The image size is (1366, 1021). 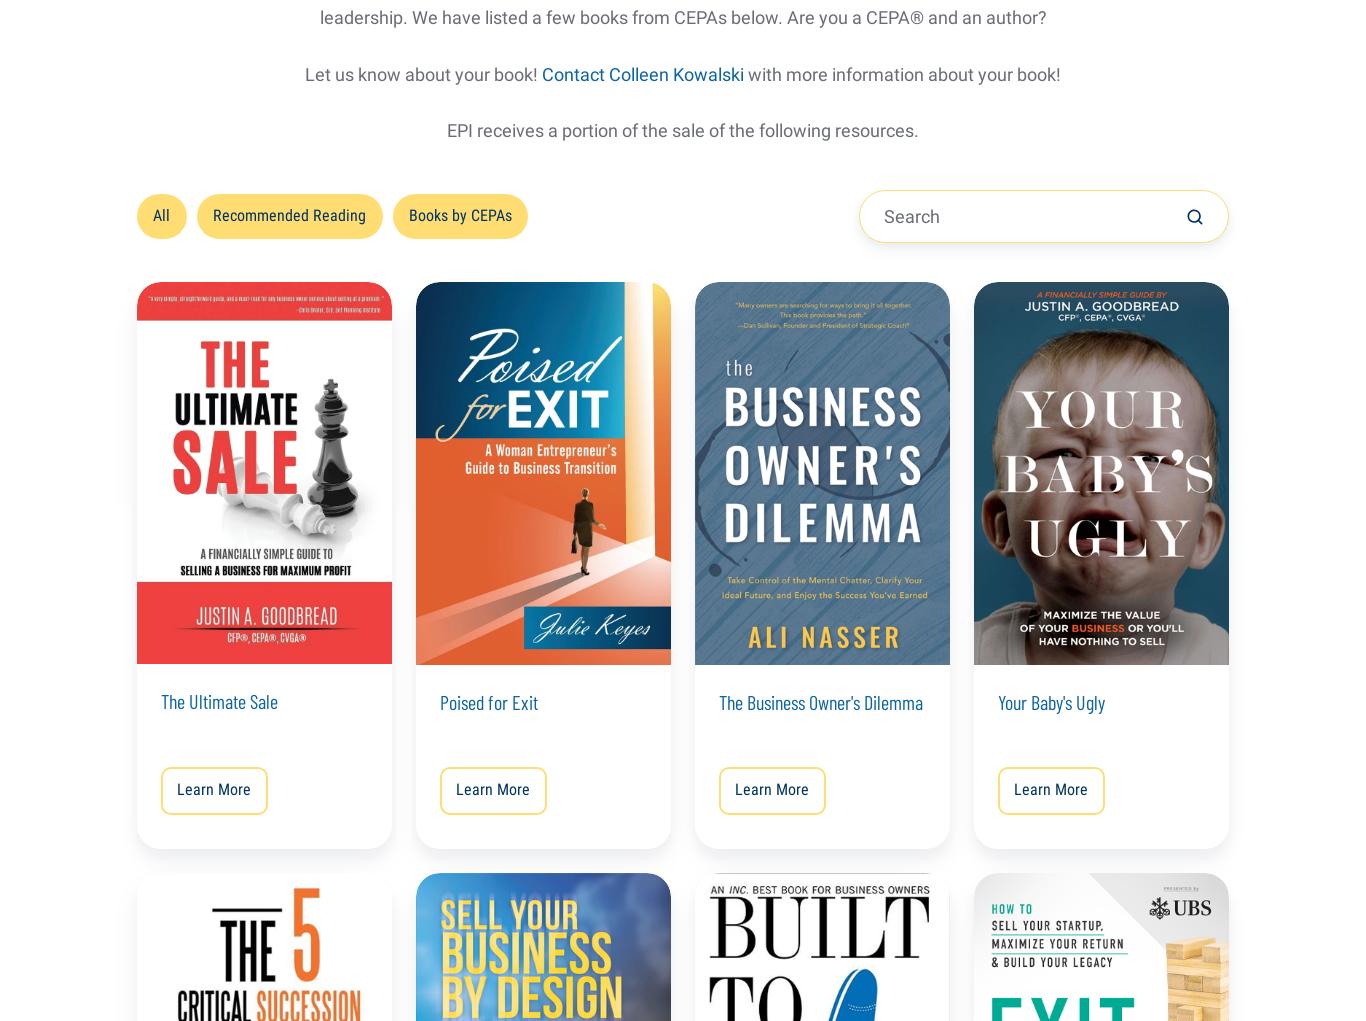 I want to click on 'Your Baby's Ugly', so click(x=997, y=701).